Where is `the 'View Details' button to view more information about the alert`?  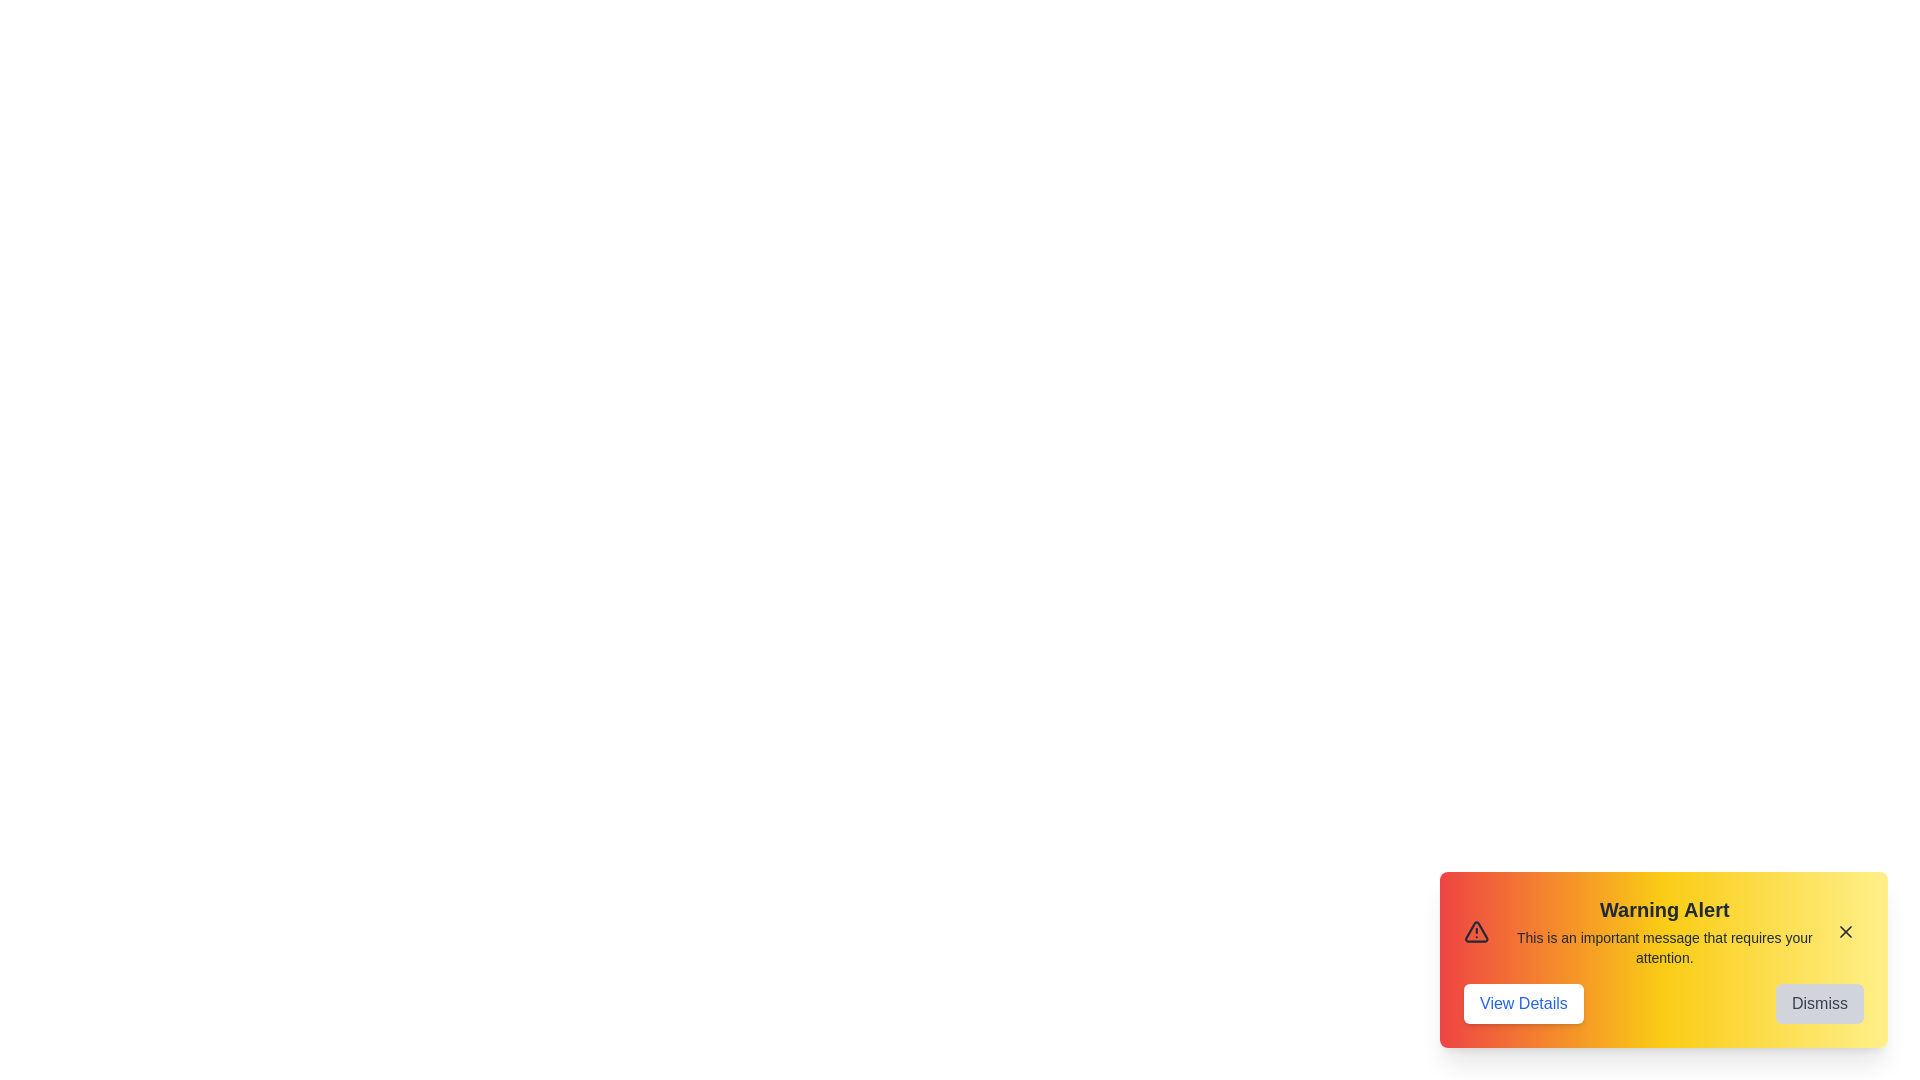
the 'View Details' button to view more information about the alert is located at coordinates (1522, 1003).